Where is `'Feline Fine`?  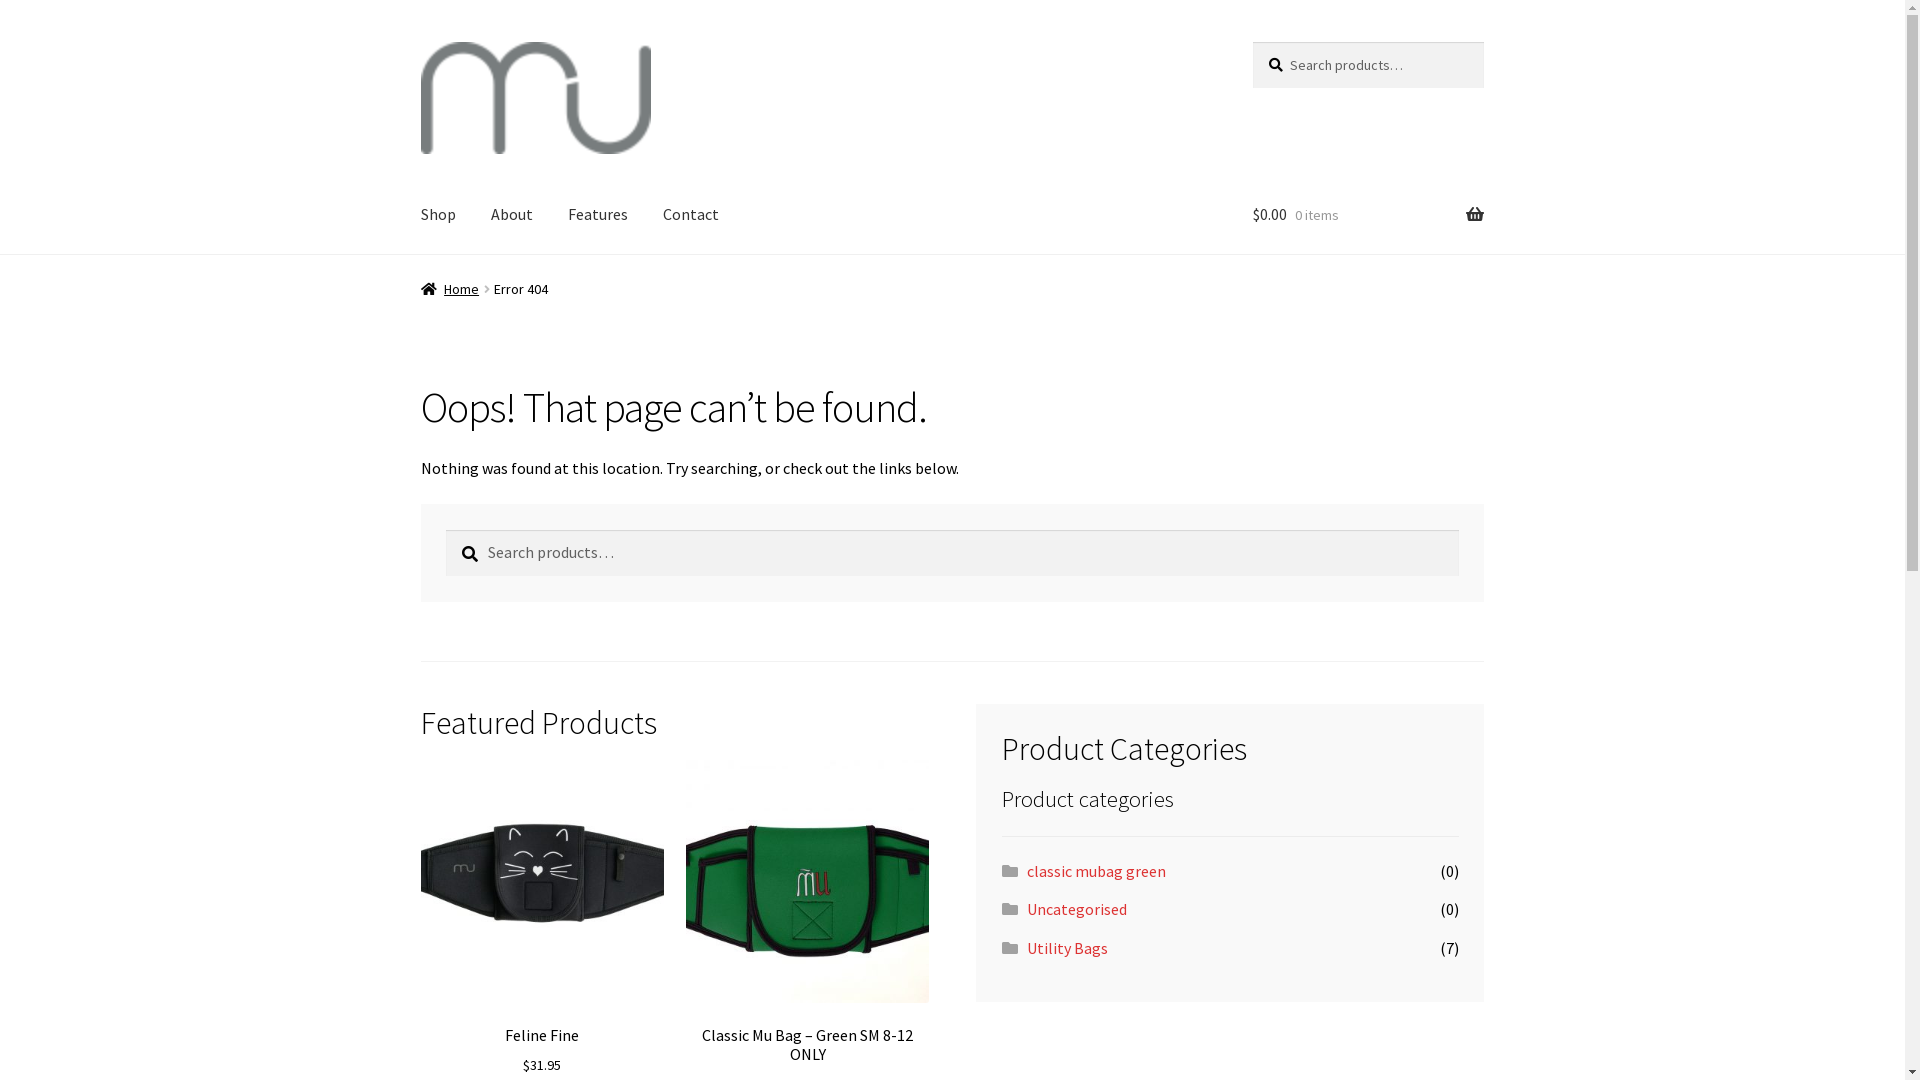 'Feline Fine is located at coordinates (542, 918).